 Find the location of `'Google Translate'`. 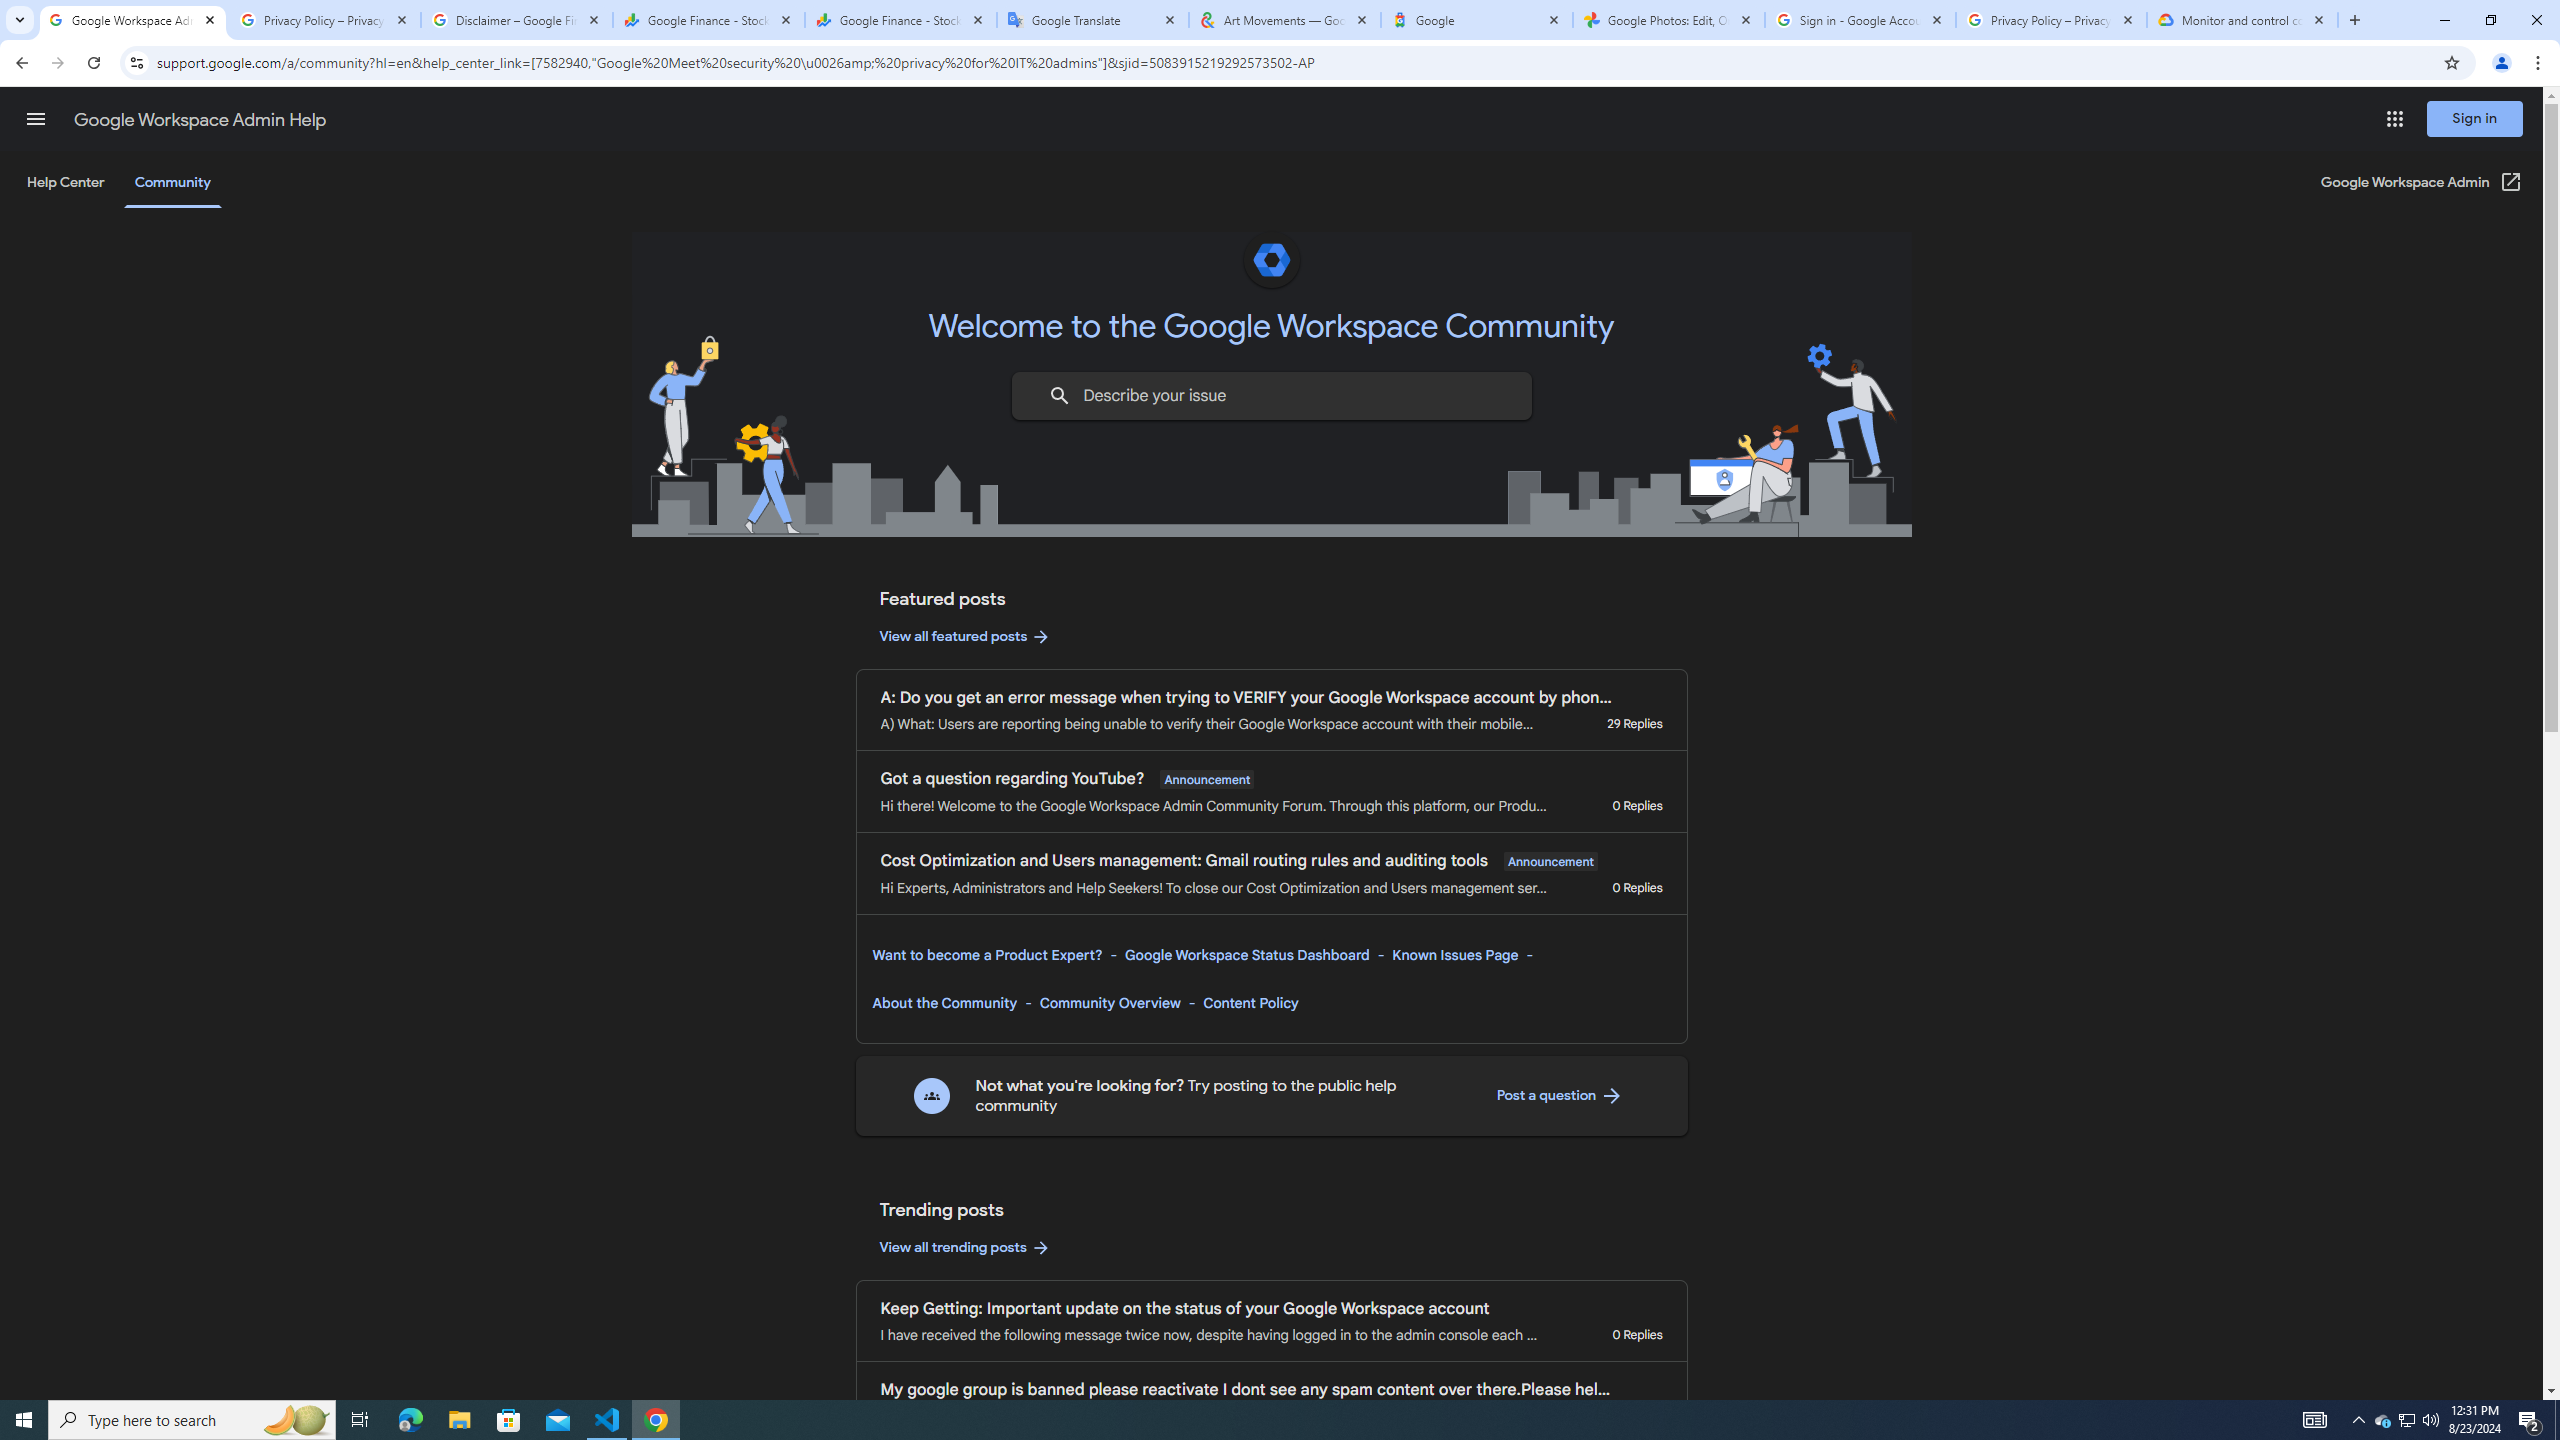

'Google Translate' is located at coordinates (1092, 19).